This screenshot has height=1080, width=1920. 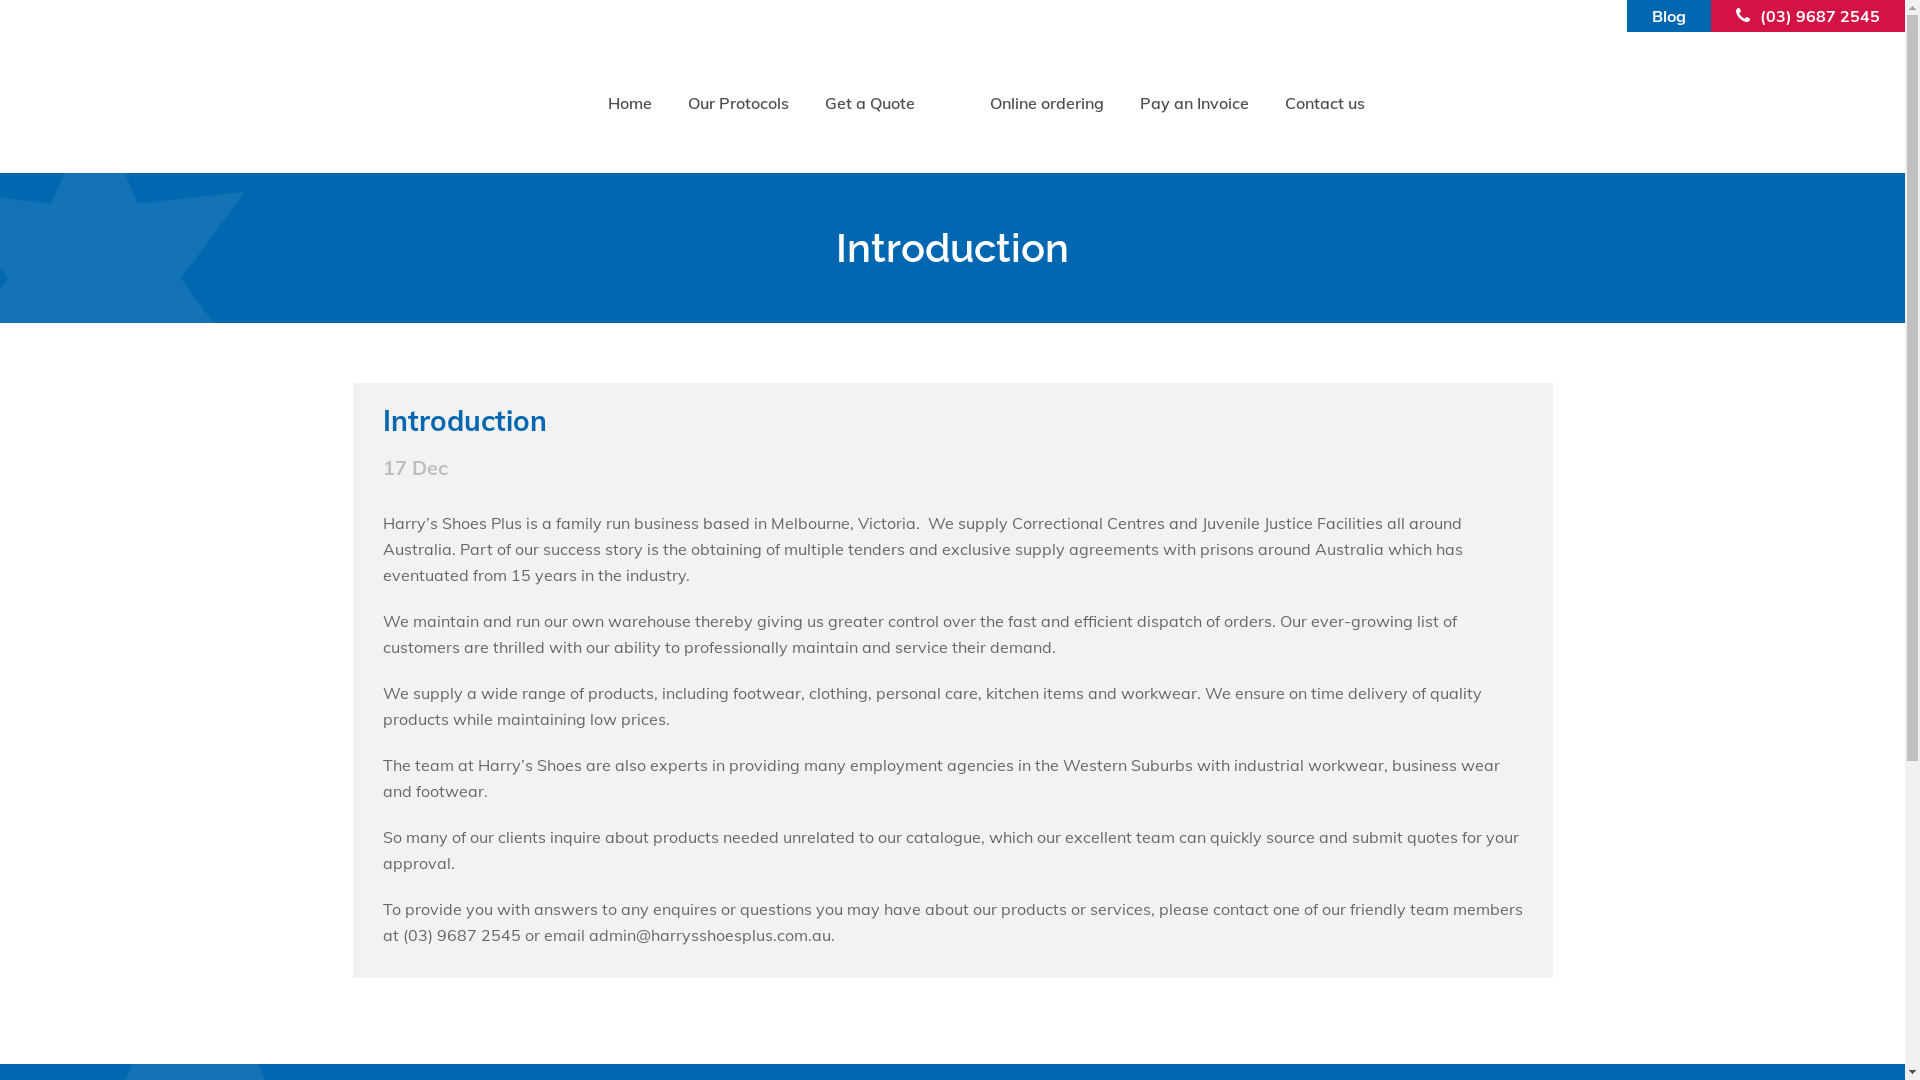 I want to click on 'Blog', so click(x=1651, y=15).